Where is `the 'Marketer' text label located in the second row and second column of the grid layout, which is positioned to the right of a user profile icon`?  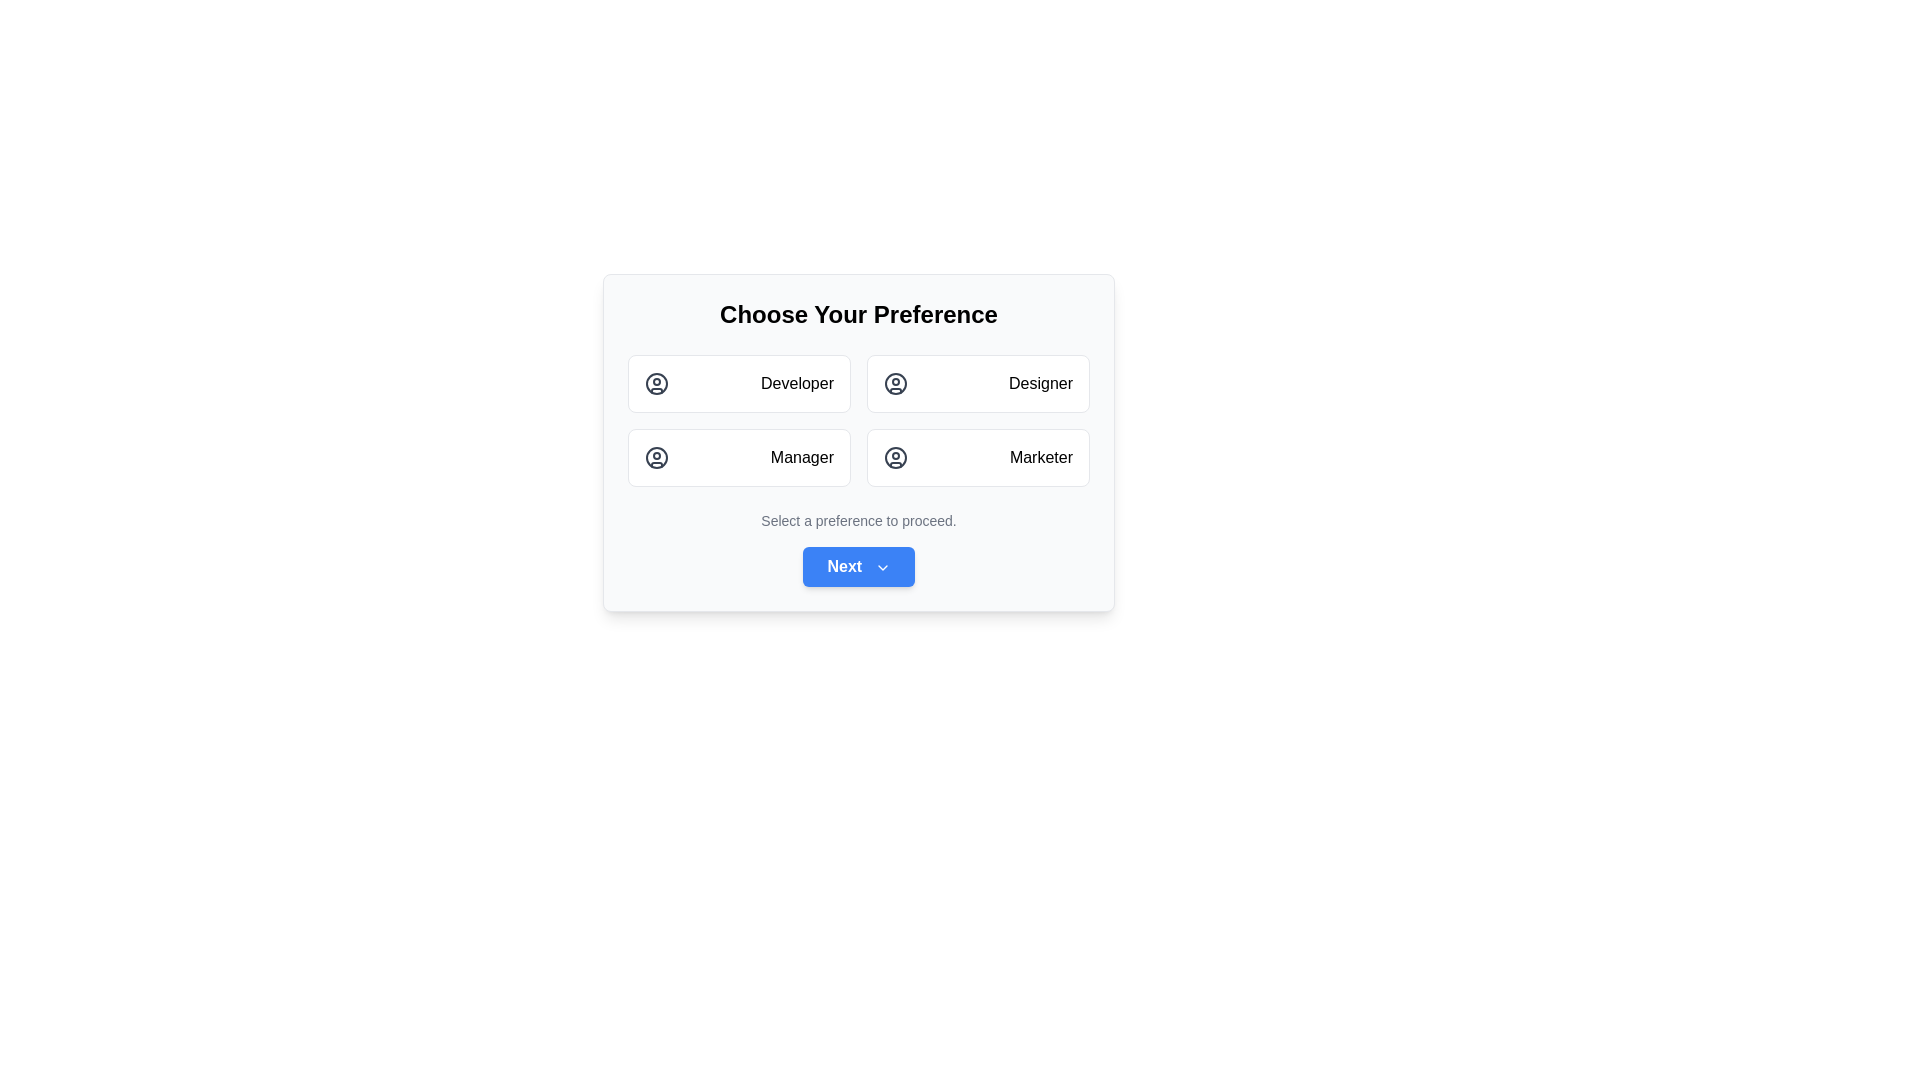 the 'Marketer' text label located in the second row and second column of the grid layout, which is positioned to the right of a user profile icon is located at coordinates (1040, 458).